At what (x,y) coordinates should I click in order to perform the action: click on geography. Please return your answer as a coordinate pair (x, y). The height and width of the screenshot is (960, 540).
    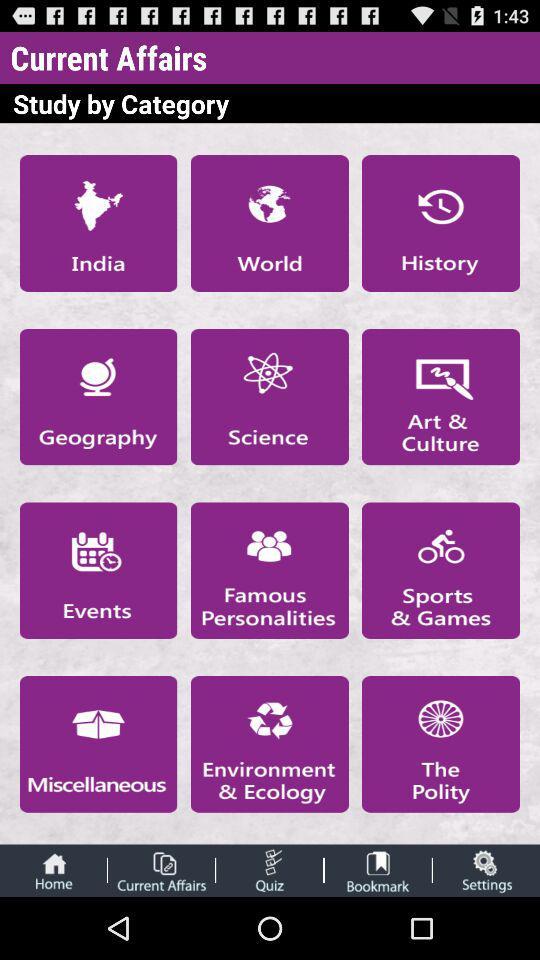
    Looking at the image, I should click on (97, 396).